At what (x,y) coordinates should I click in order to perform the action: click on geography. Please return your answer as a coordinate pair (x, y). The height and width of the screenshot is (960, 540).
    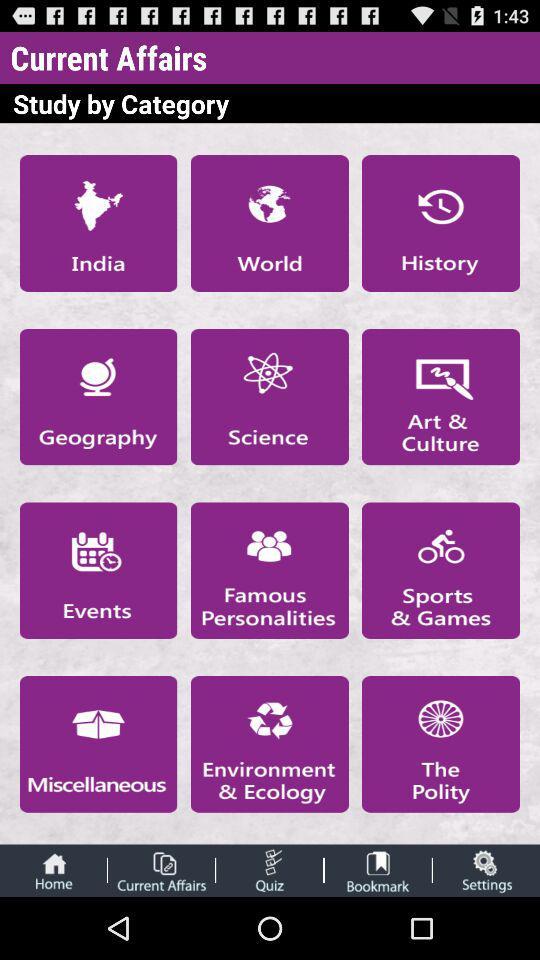
    Looking at the image, I should click on (97, 396).